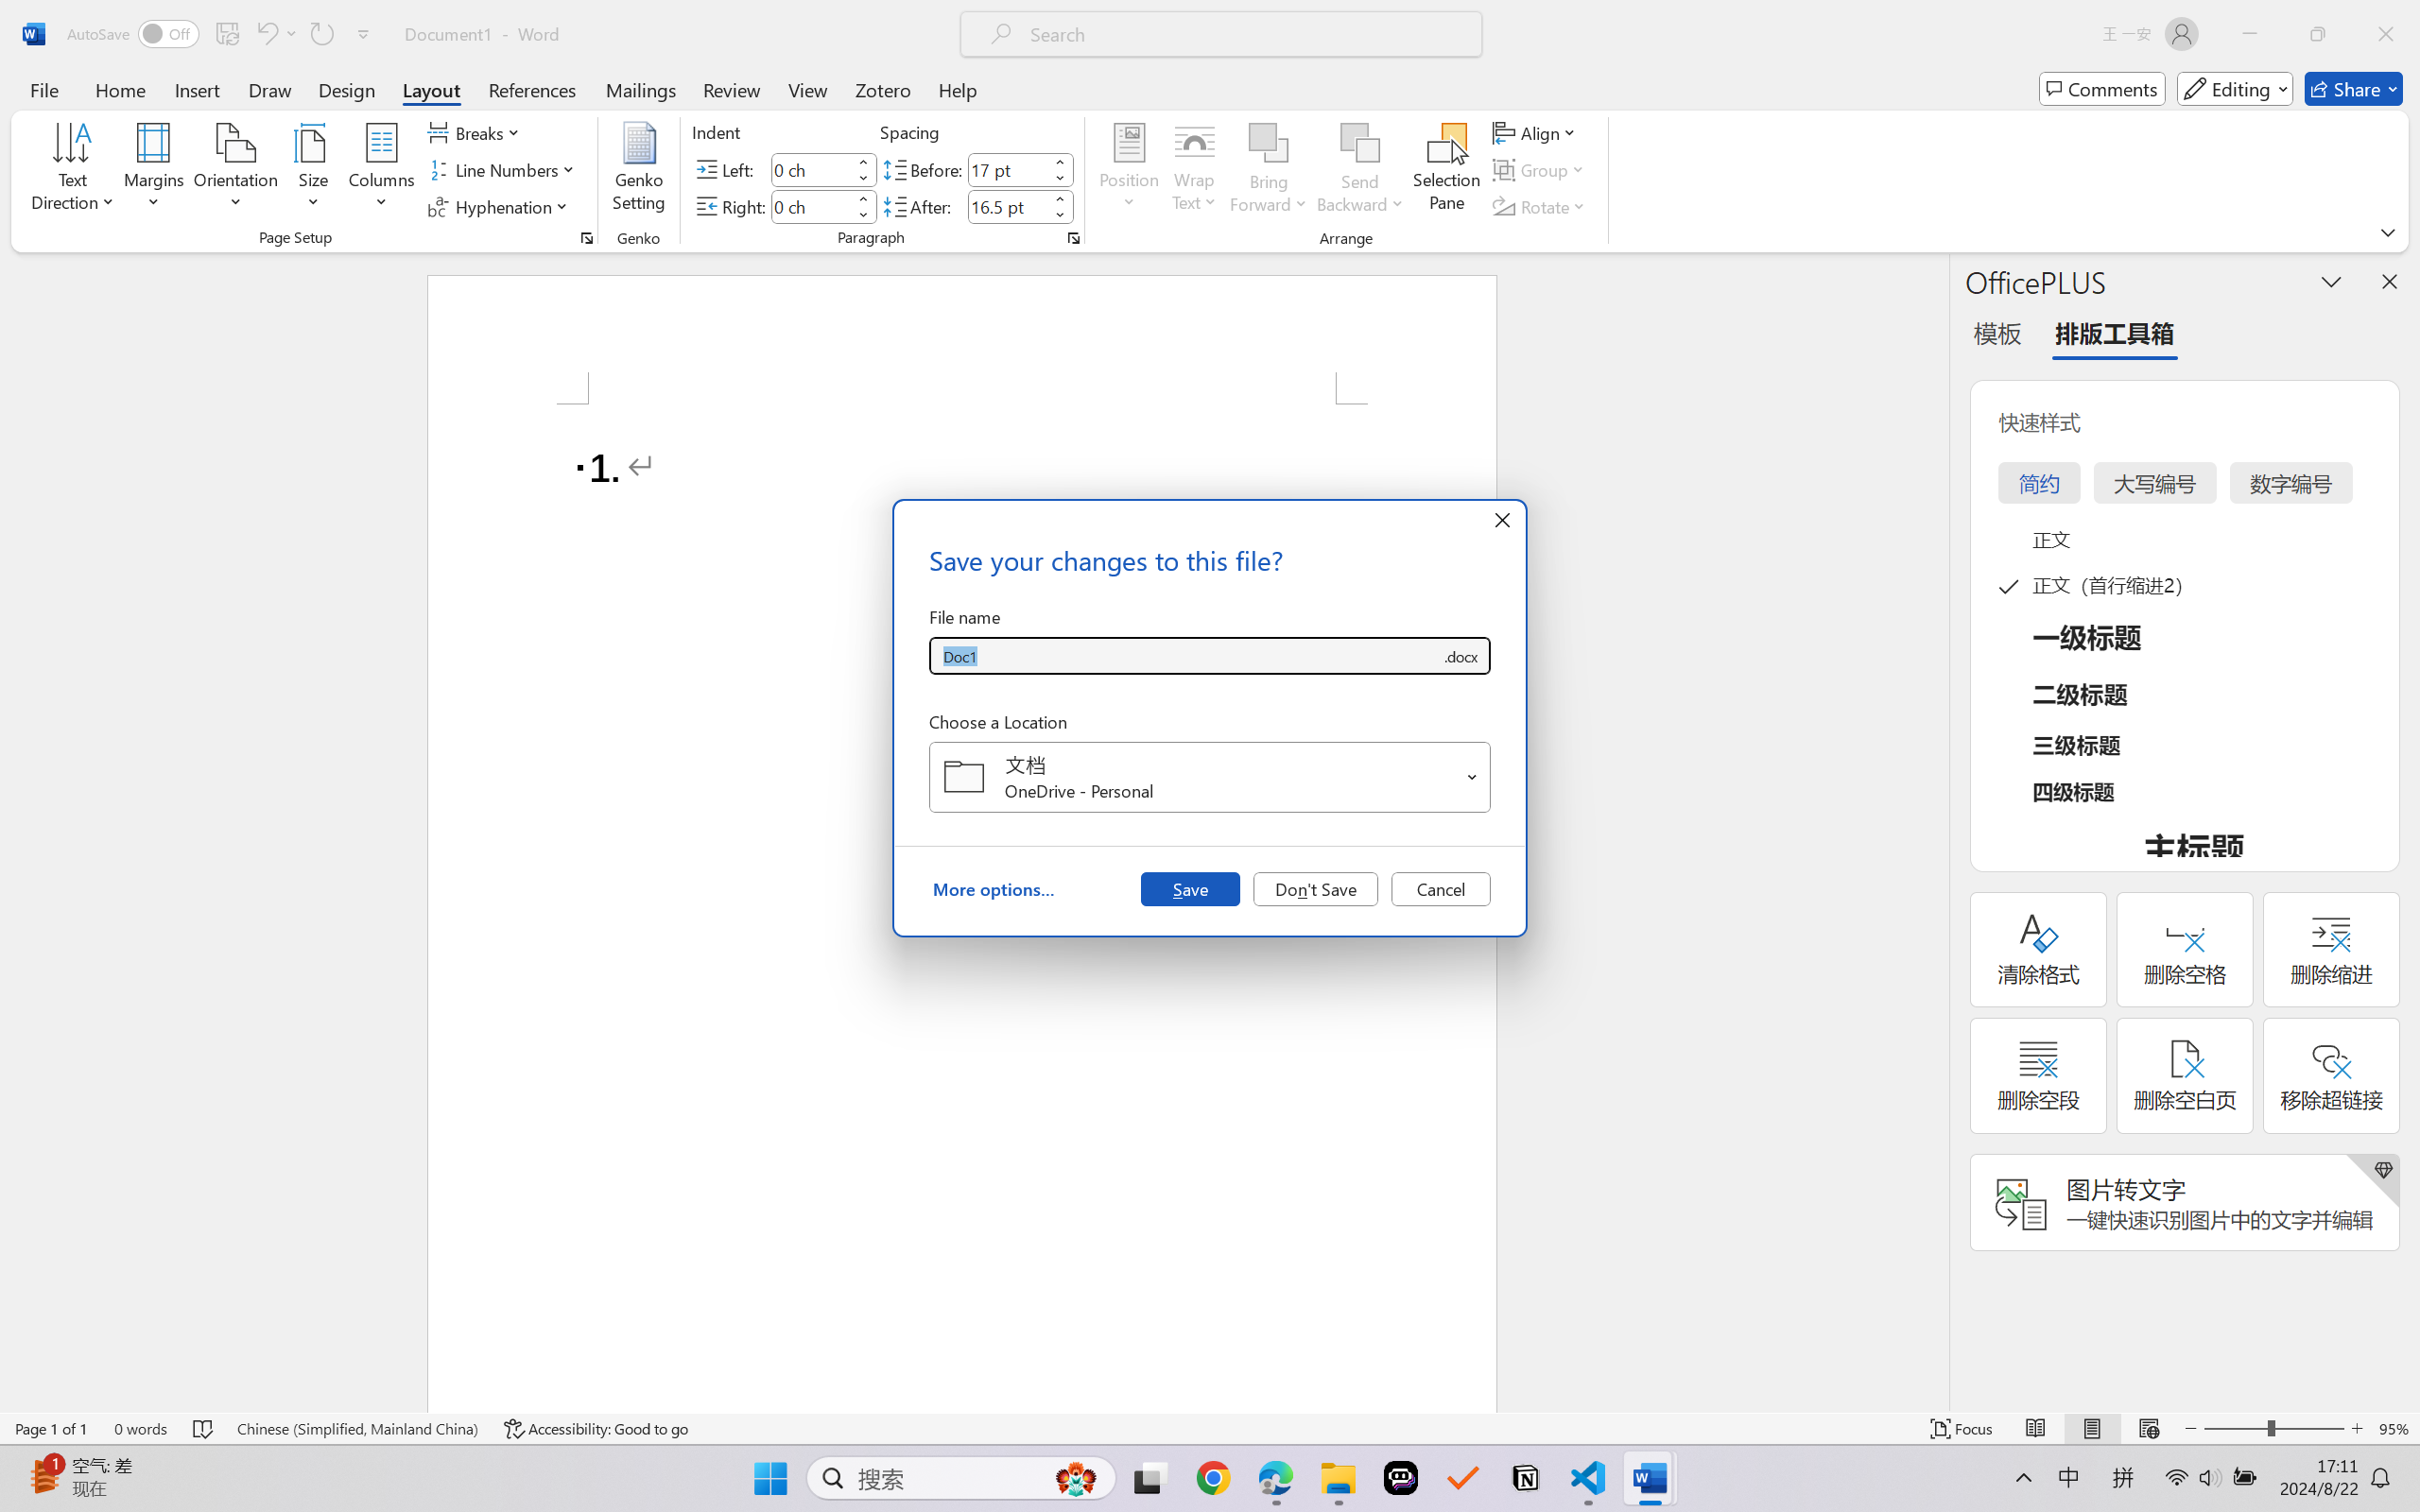 The image size is (2420, 1512). I want to click on 'Wrap Text', so click(1194, 170).